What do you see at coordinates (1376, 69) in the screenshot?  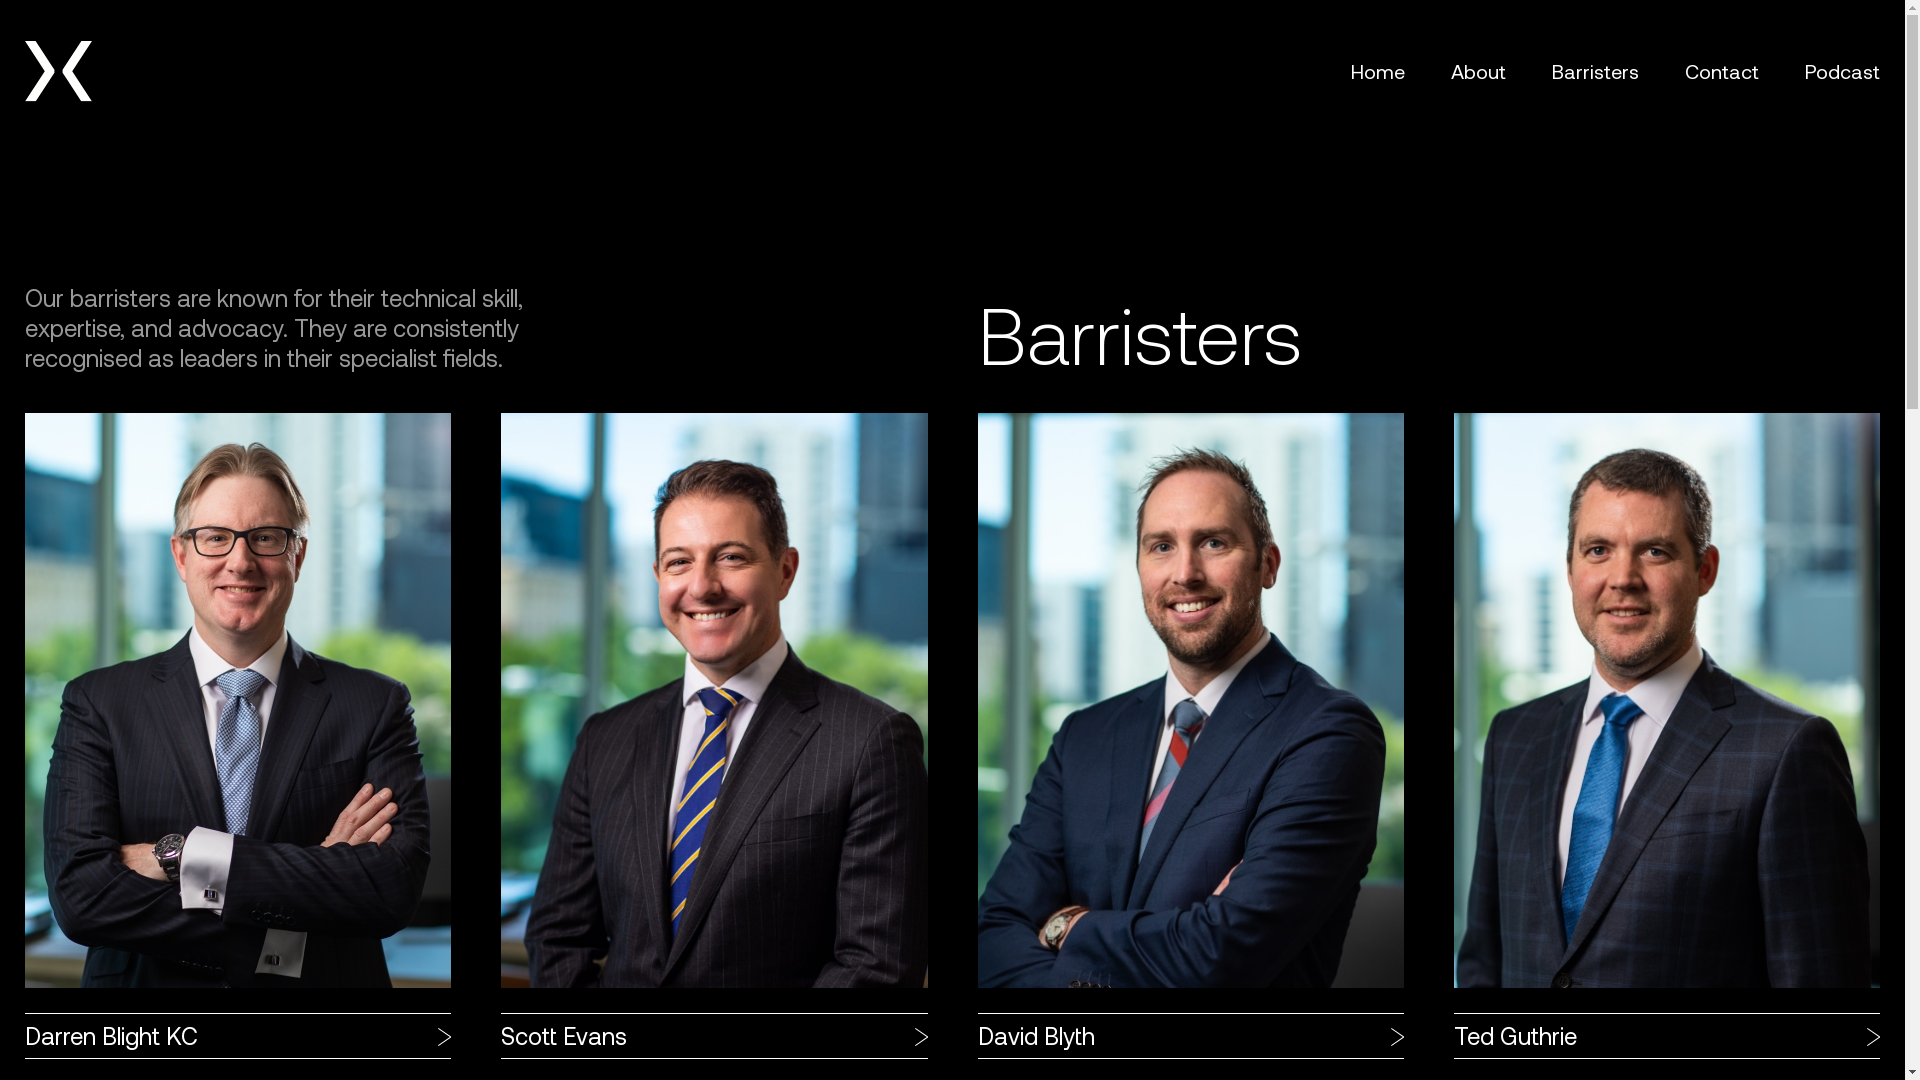 I see `'Home'` at bounding box center [1376, 69].